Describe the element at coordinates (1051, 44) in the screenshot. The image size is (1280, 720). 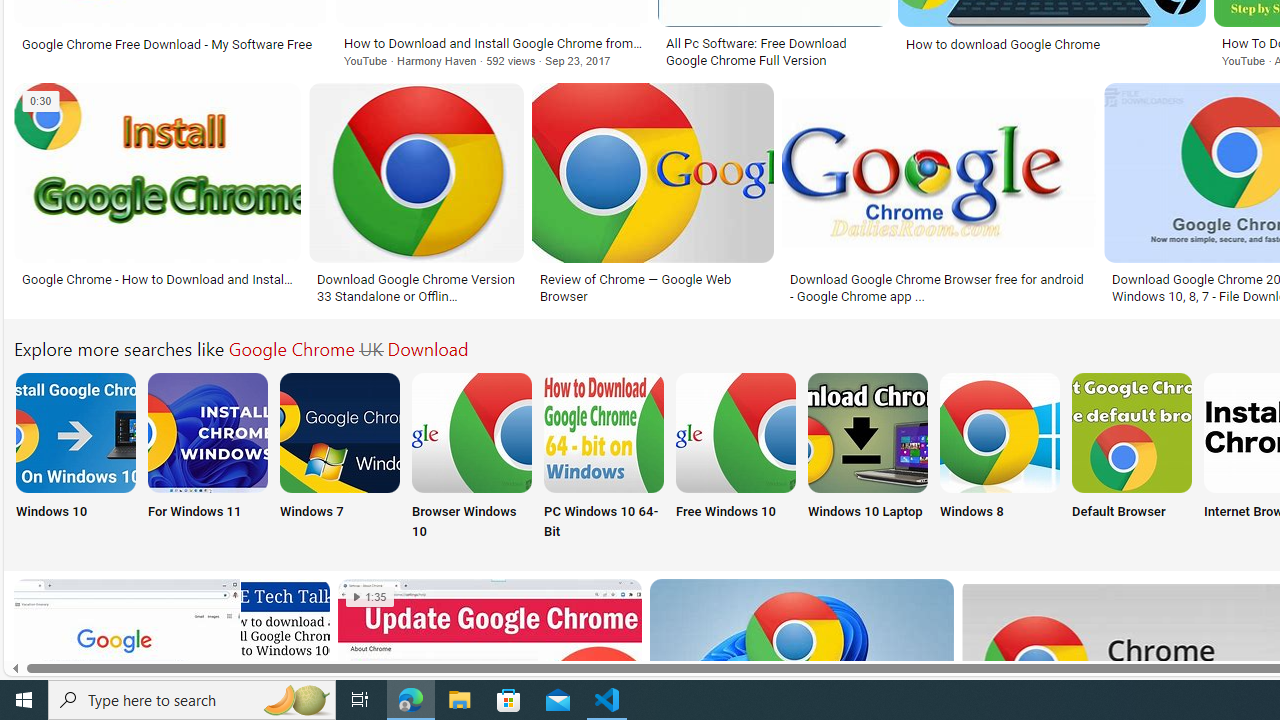
I see `'How to download Google Chrome'` at that location.